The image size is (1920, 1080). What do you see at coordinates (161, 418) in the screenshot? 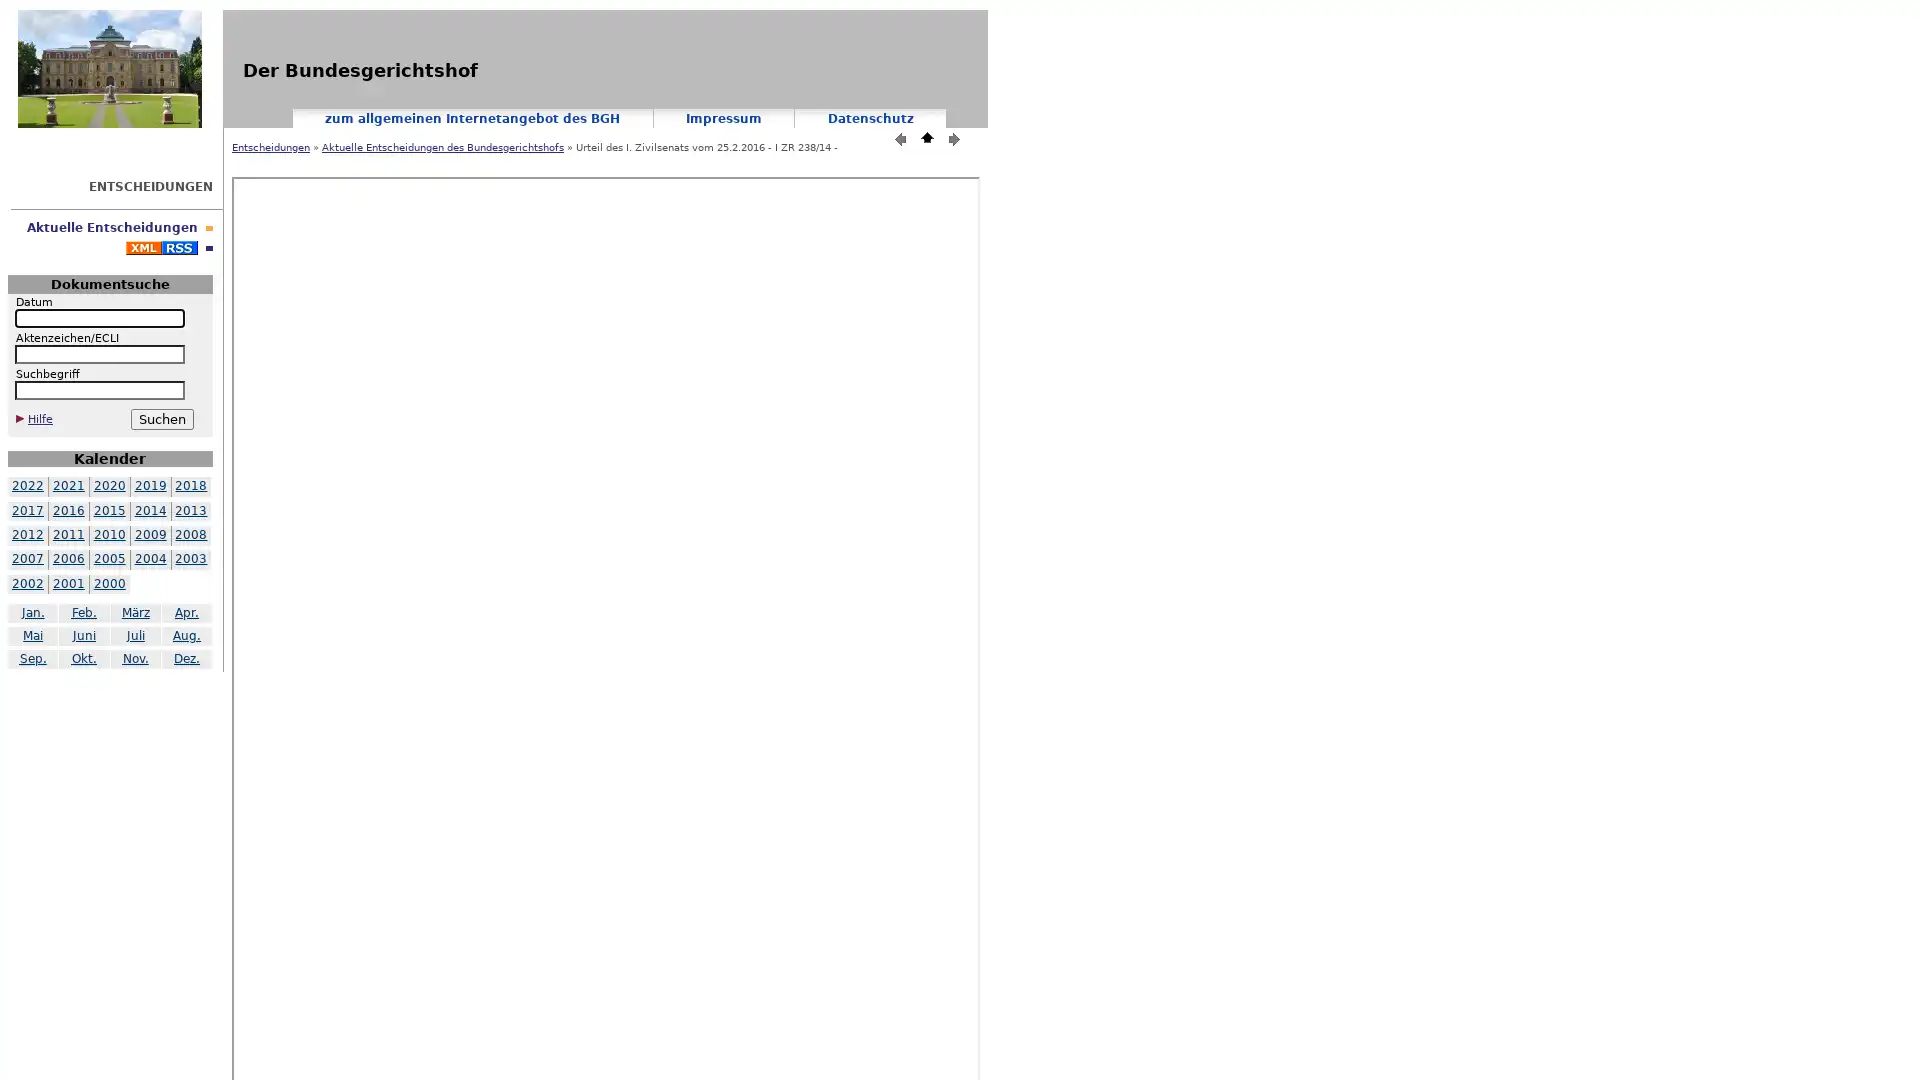
I see `Suchen` at bounding box center [161, 418].